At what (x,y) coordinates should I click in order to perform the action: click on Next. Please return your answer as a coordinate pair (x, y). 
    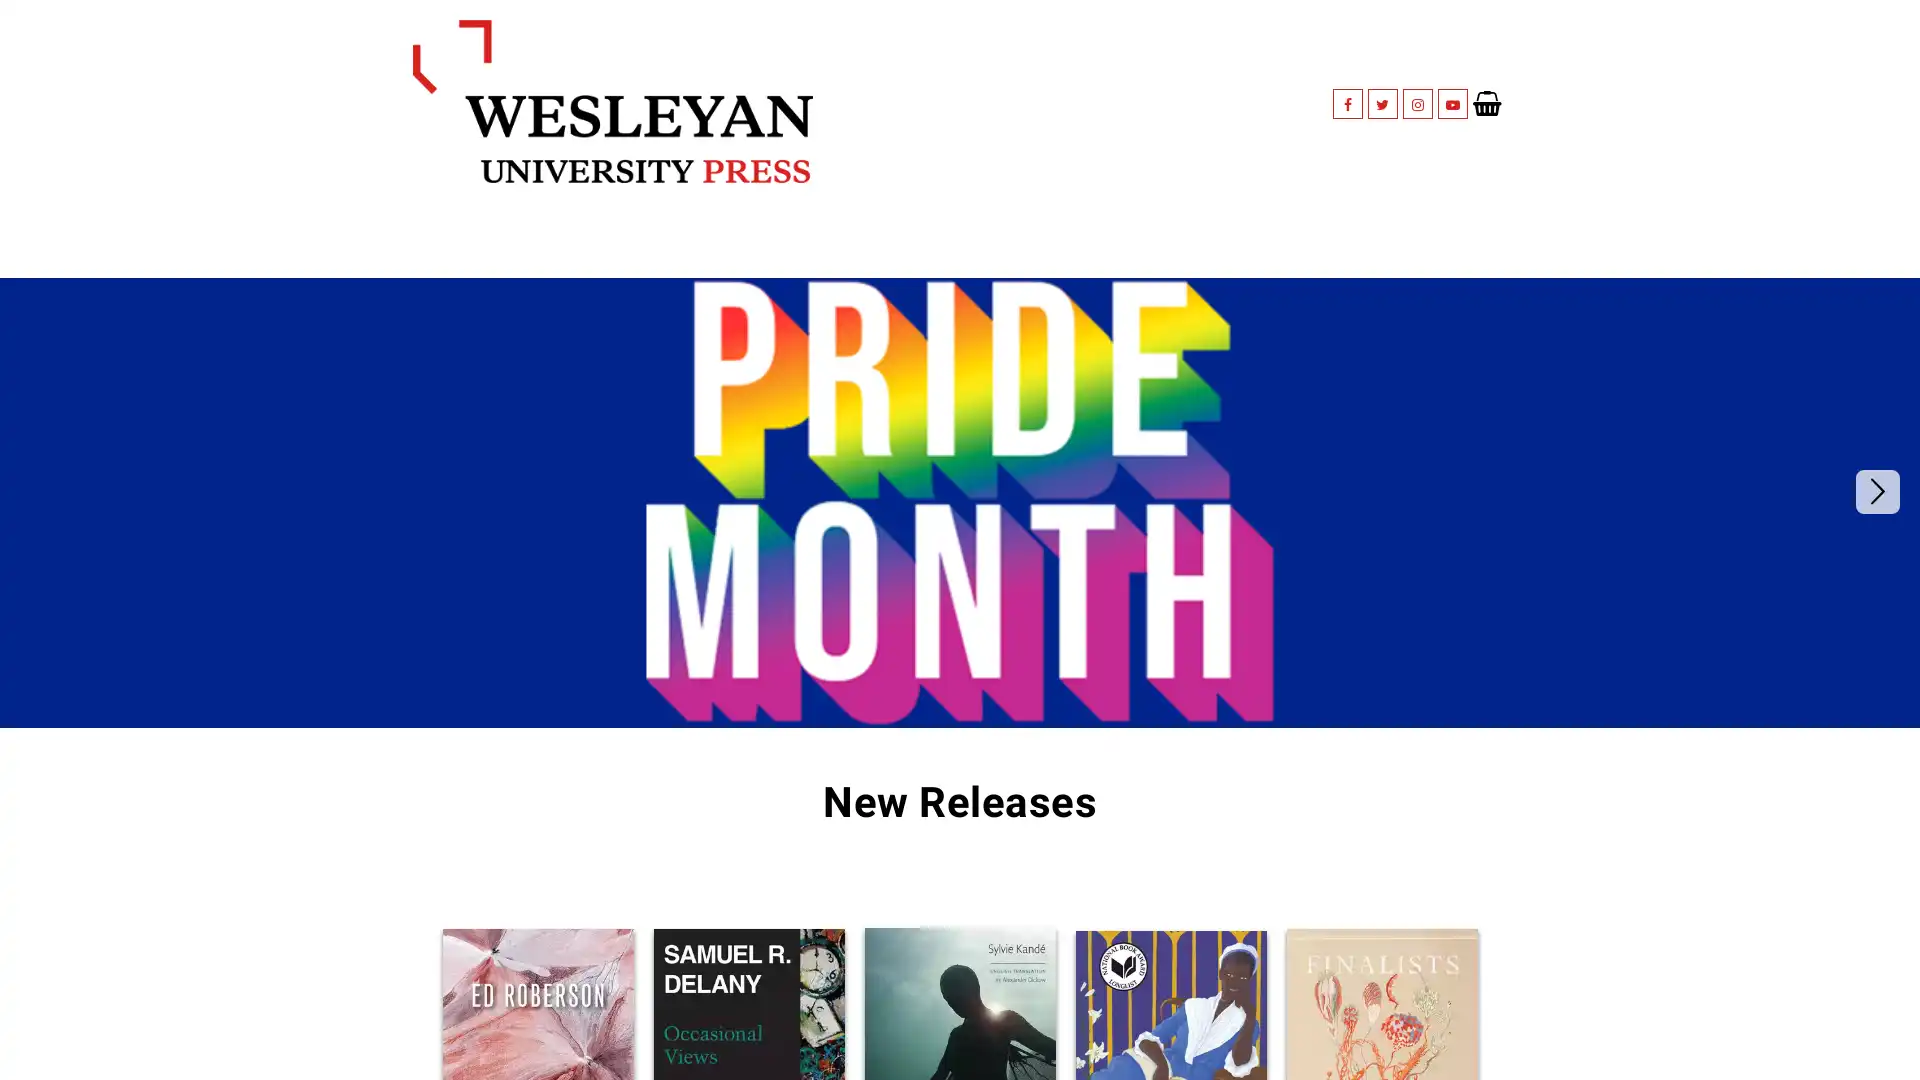
    Looking at the image, I should click on (1876, 462).